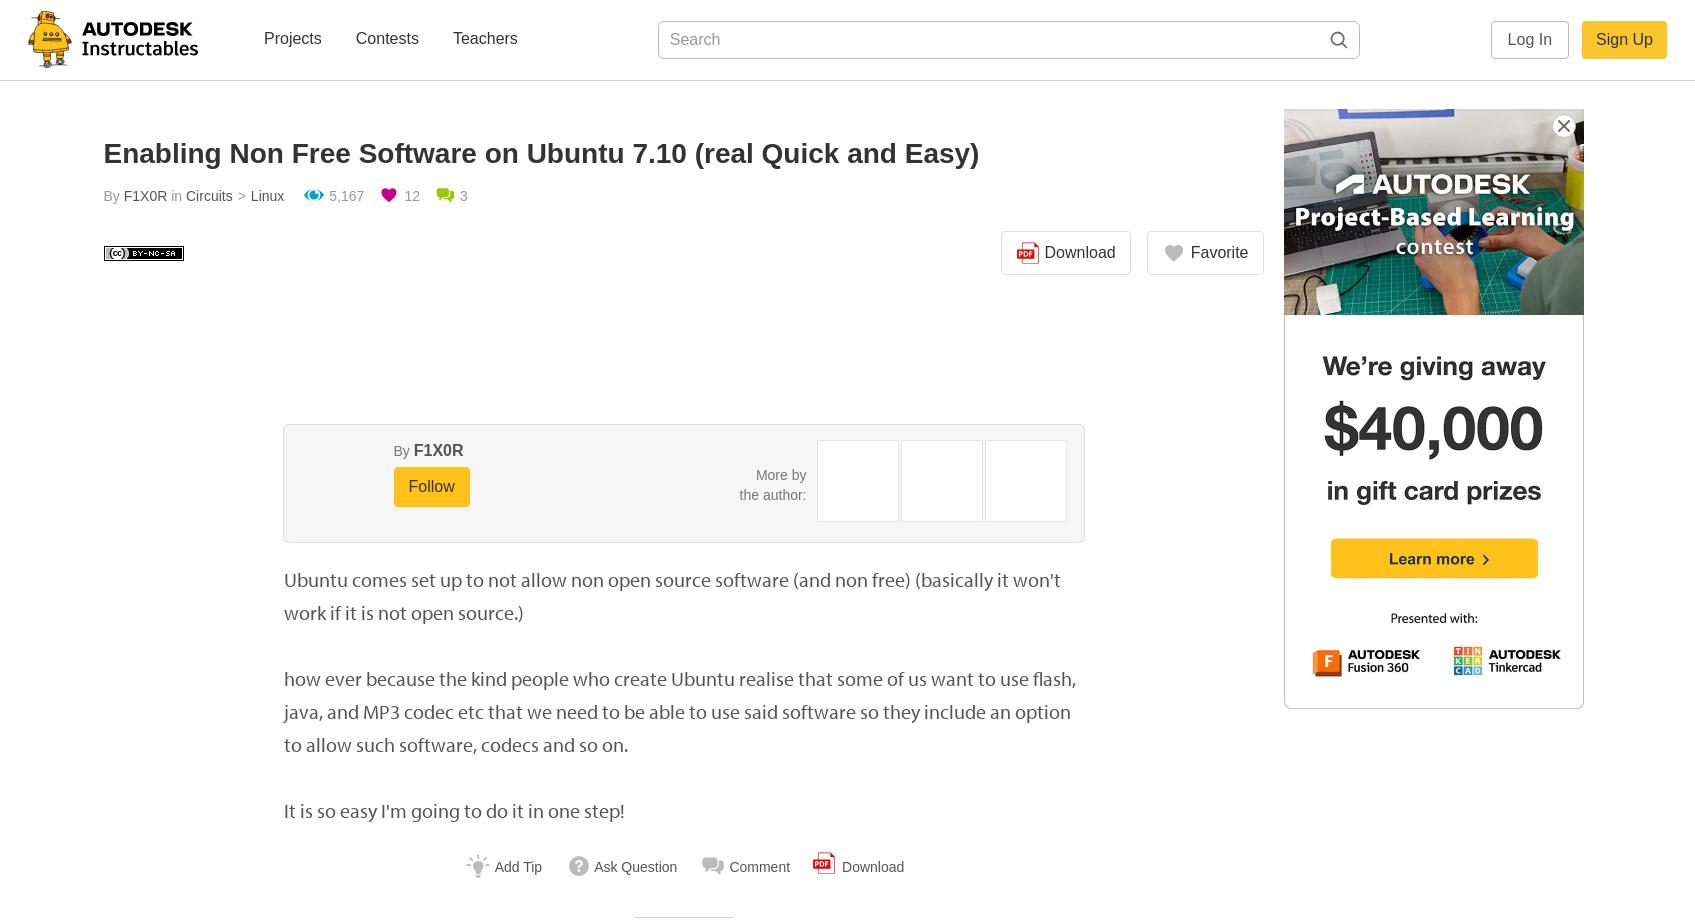 The image size is (1695, 924). Describe the element at coordinates (1623, 39) in the screenshot. I see `'Sign Up'` at that location.